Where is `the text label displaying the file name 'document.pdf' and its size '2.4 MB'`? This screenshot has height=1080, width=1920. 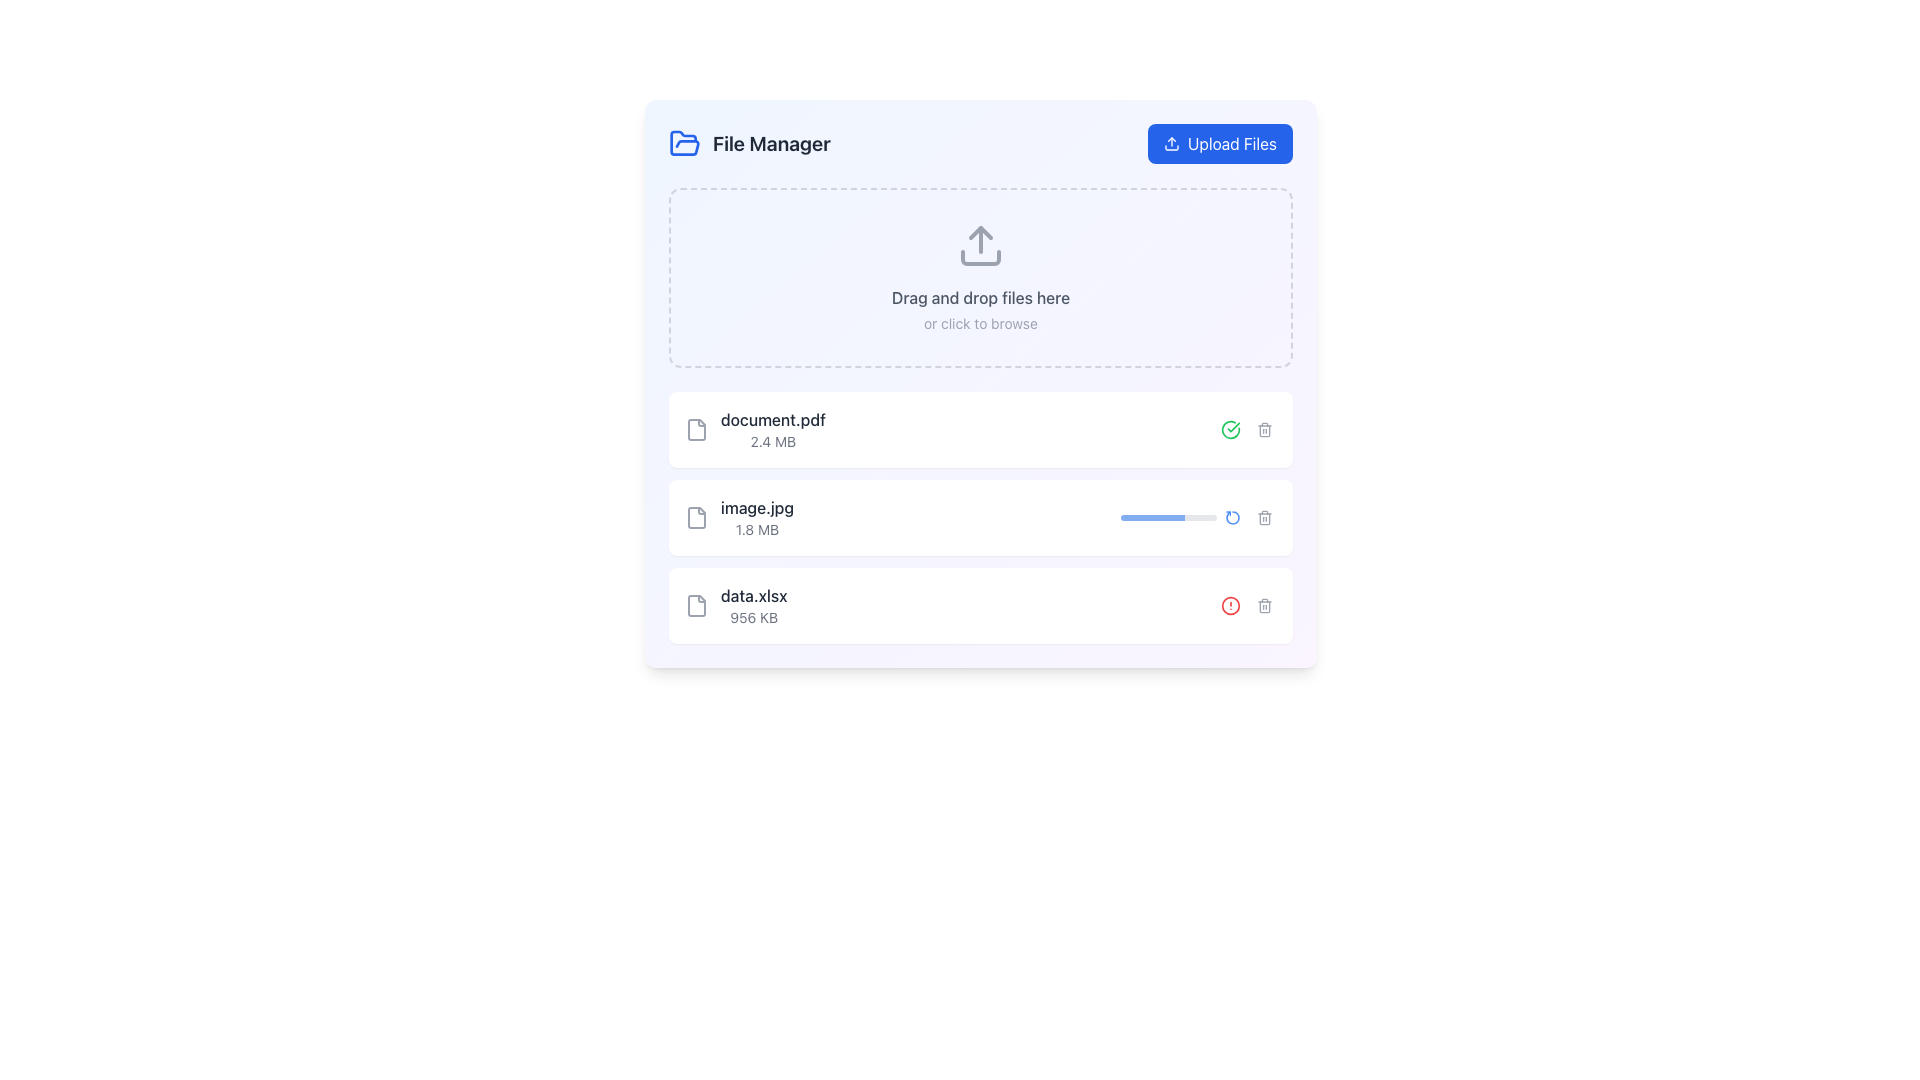 the text label displaying the file name 'document.pdf' and its size '2.4 MB' is located at coordinates (772, 428).